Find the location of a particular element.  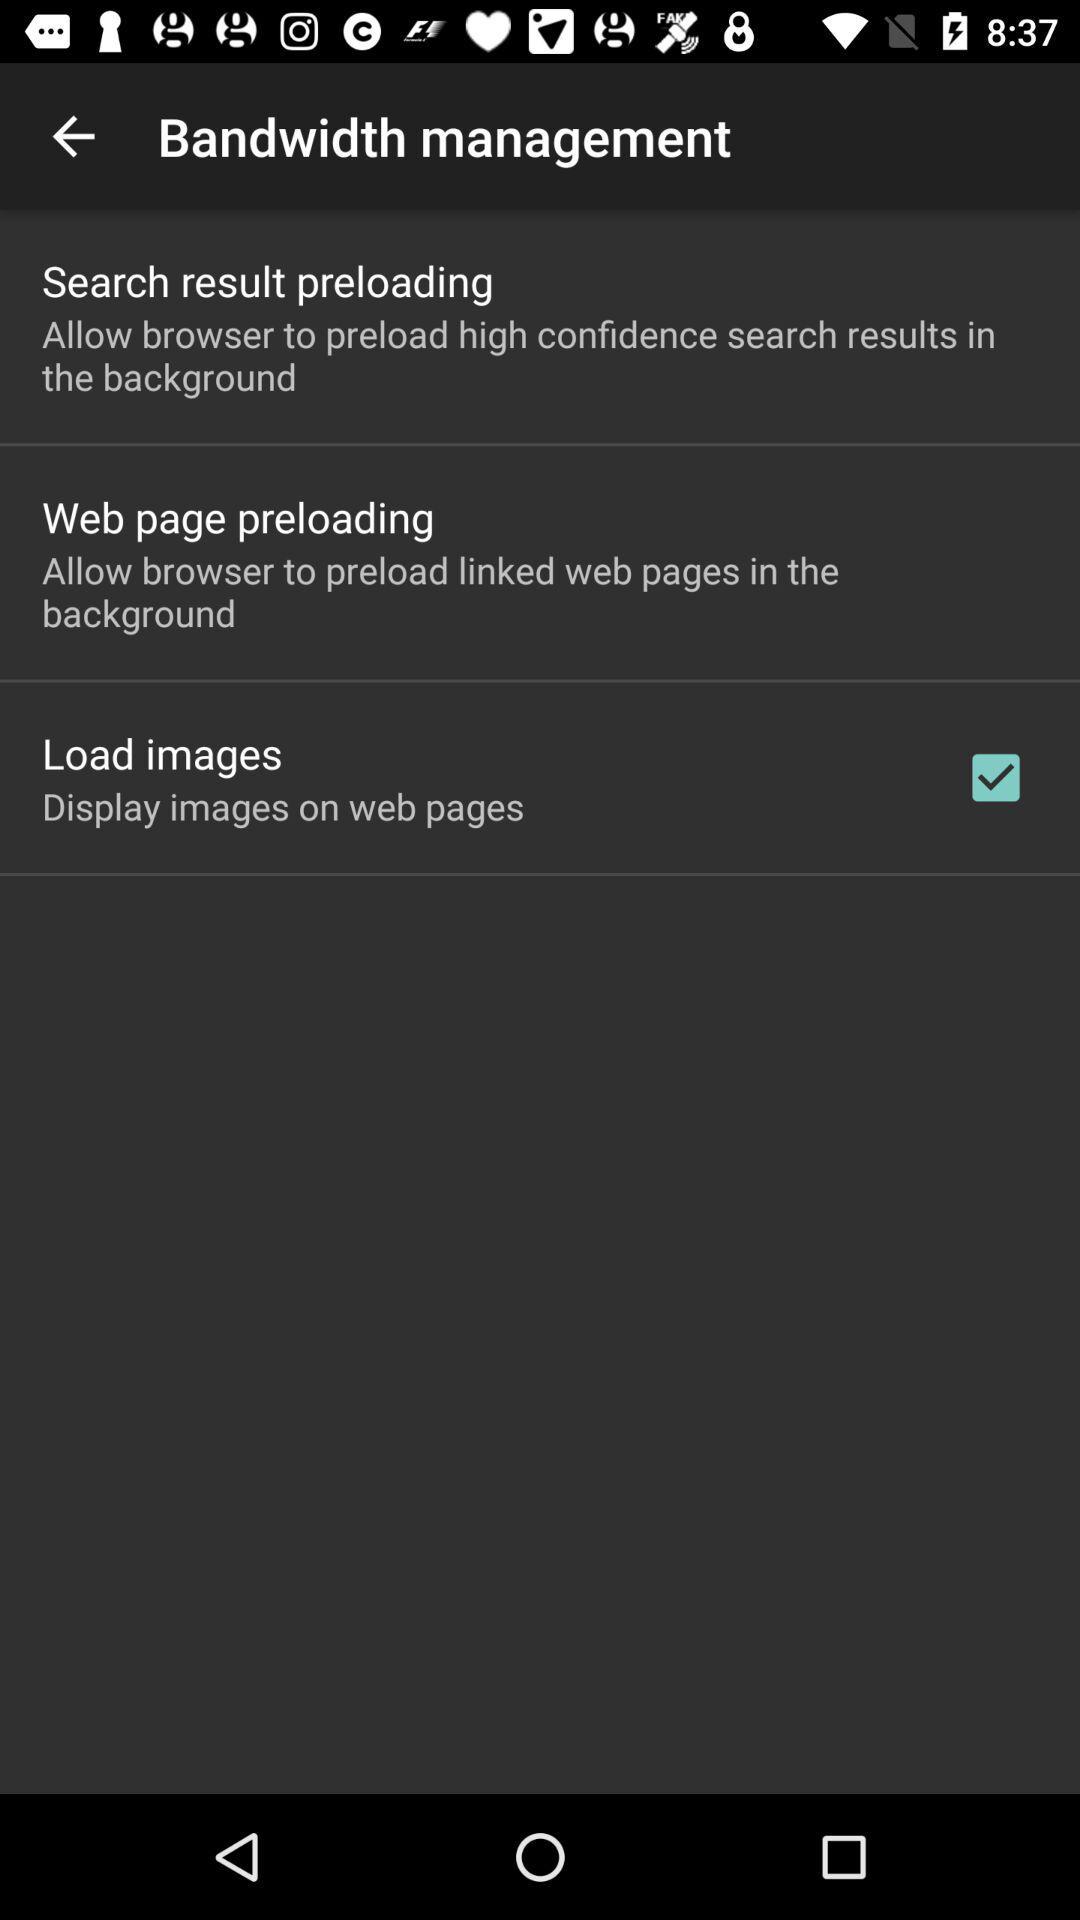

the app next to the display images on is located at coordinates (995, 776).